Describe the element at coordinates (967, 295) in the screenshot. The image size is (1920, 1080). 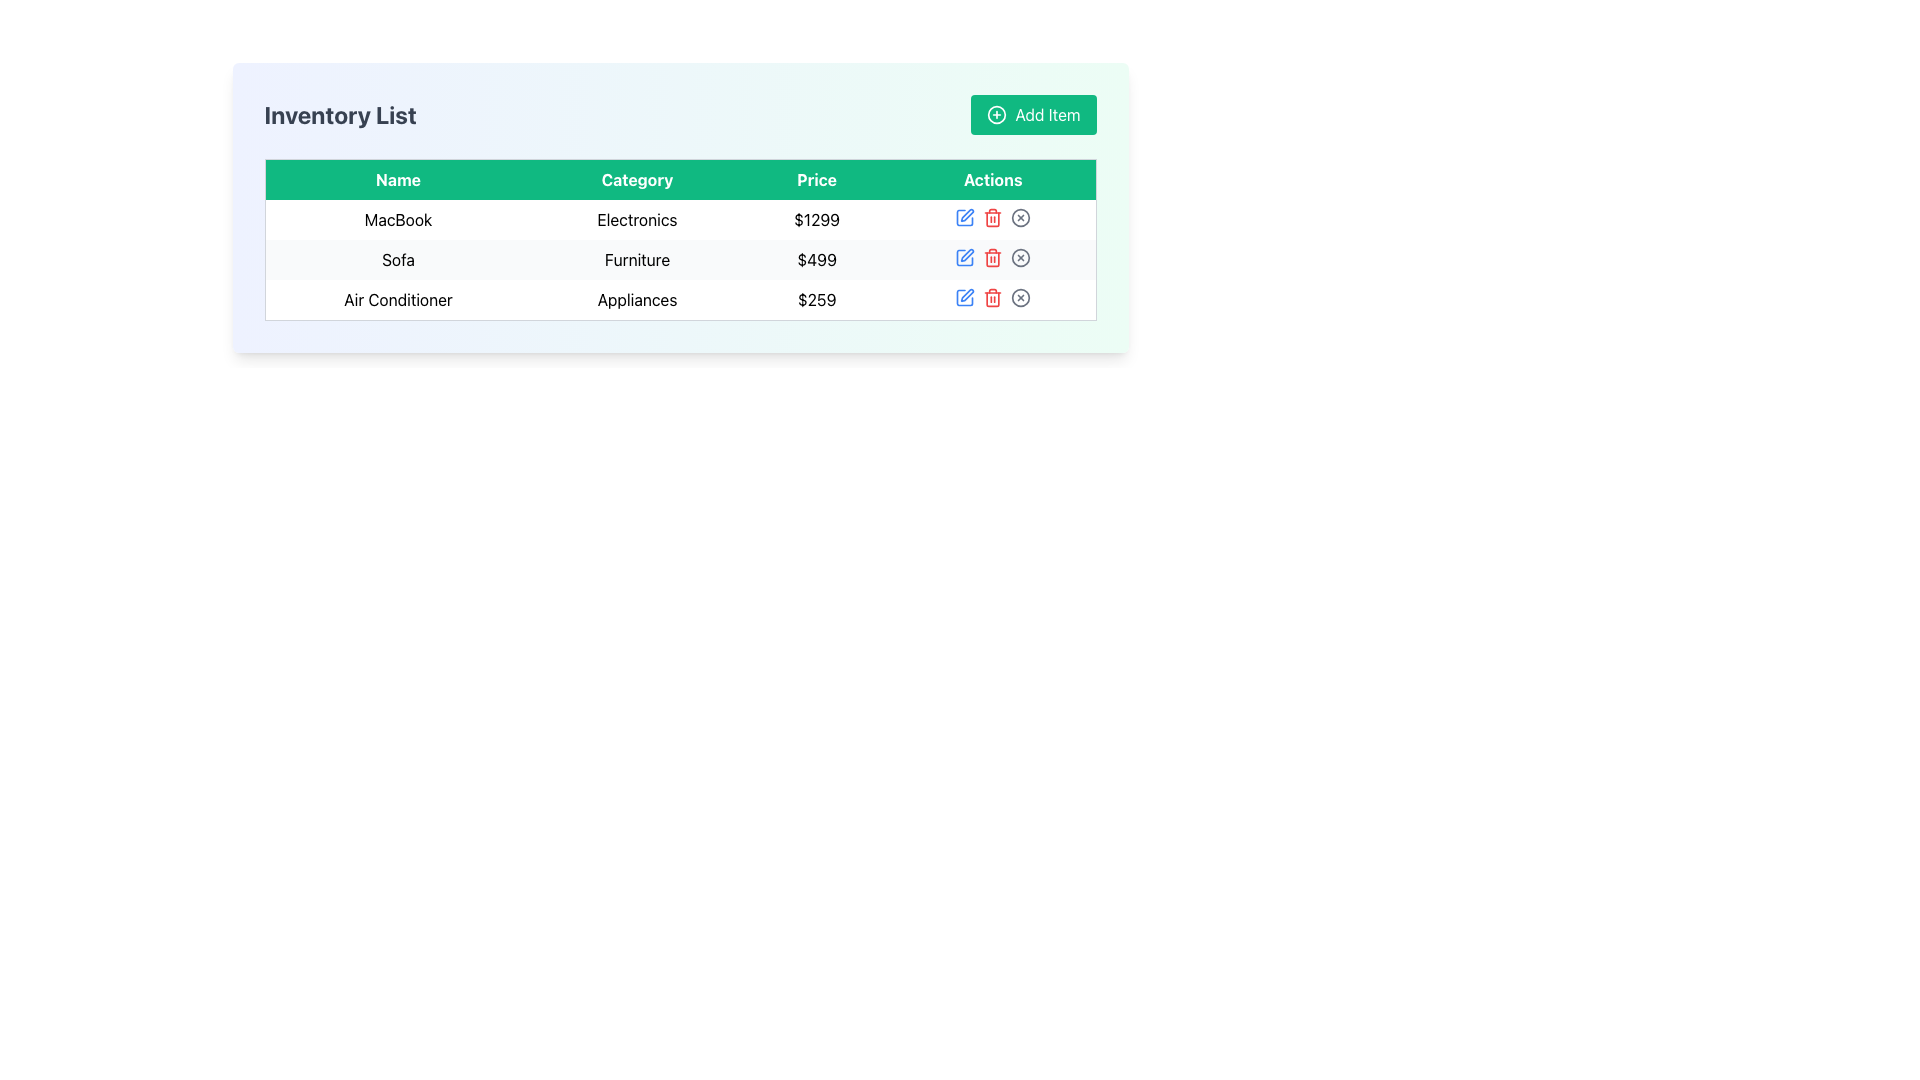
I see `the blue pen icon located in the 'Actions' column of the third row in the table` at that location.